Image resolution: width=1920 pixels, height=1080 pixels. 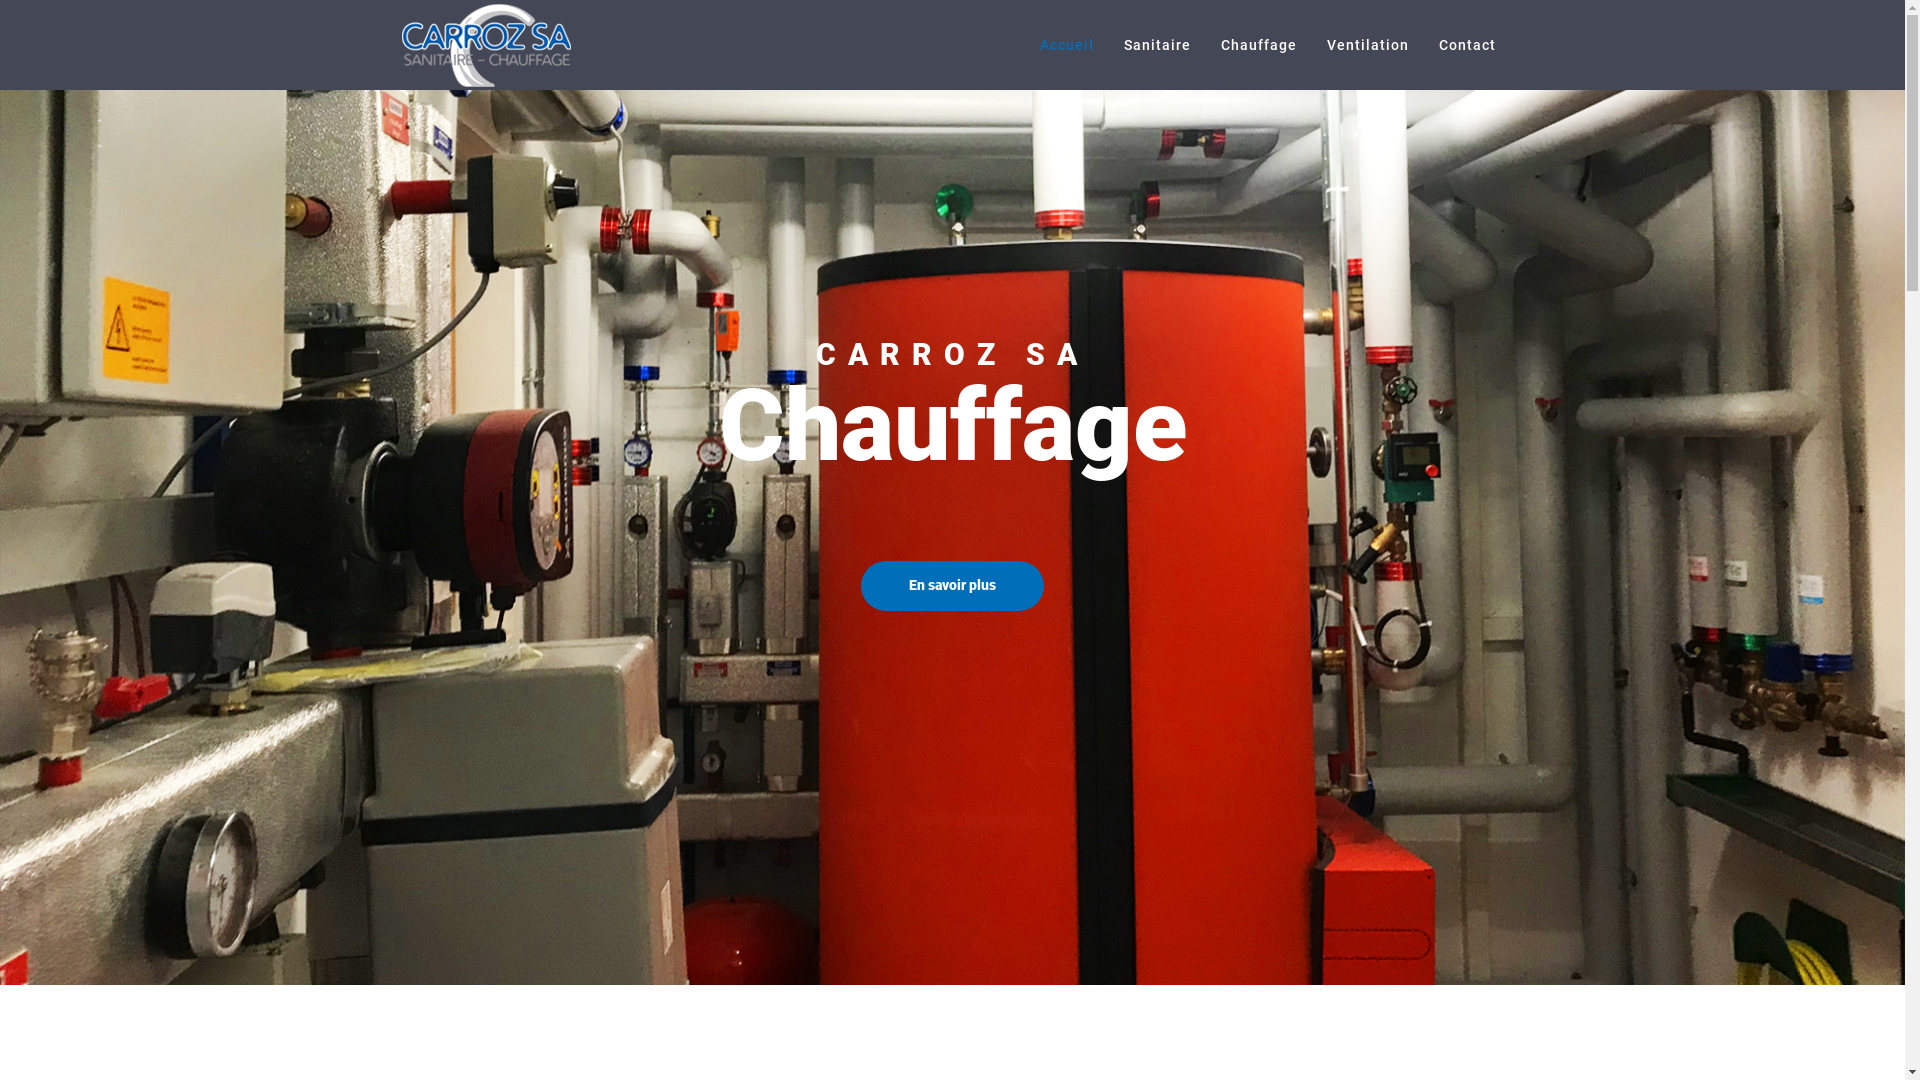 What do you see at coordinates (1156, 45) in the screenshot?
I see `'Sanitaire'` at bounding box center [1156, 45].